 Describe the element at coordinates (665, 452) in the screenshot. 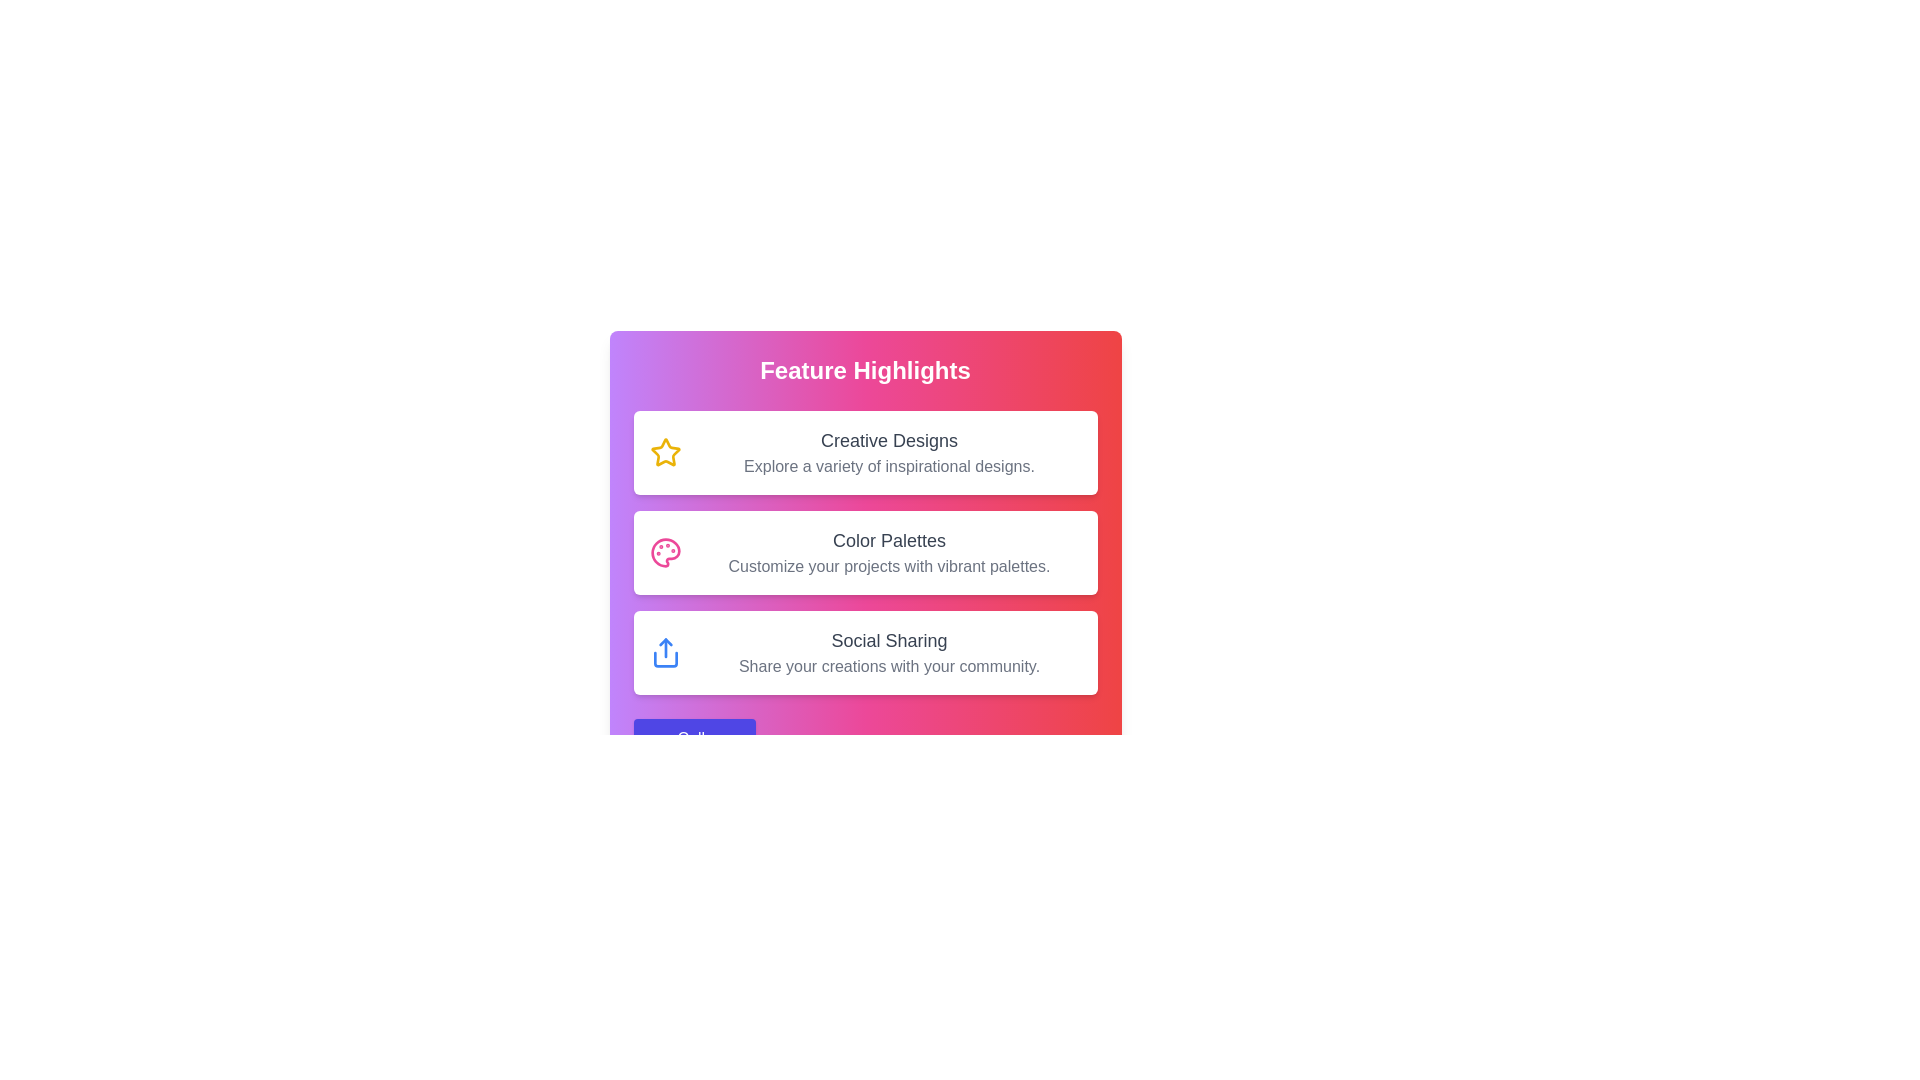

I see `the yellow star icon representing creativity, located at the left side of the card titled 'Creative Designs', for accessibility purposes` at that location.